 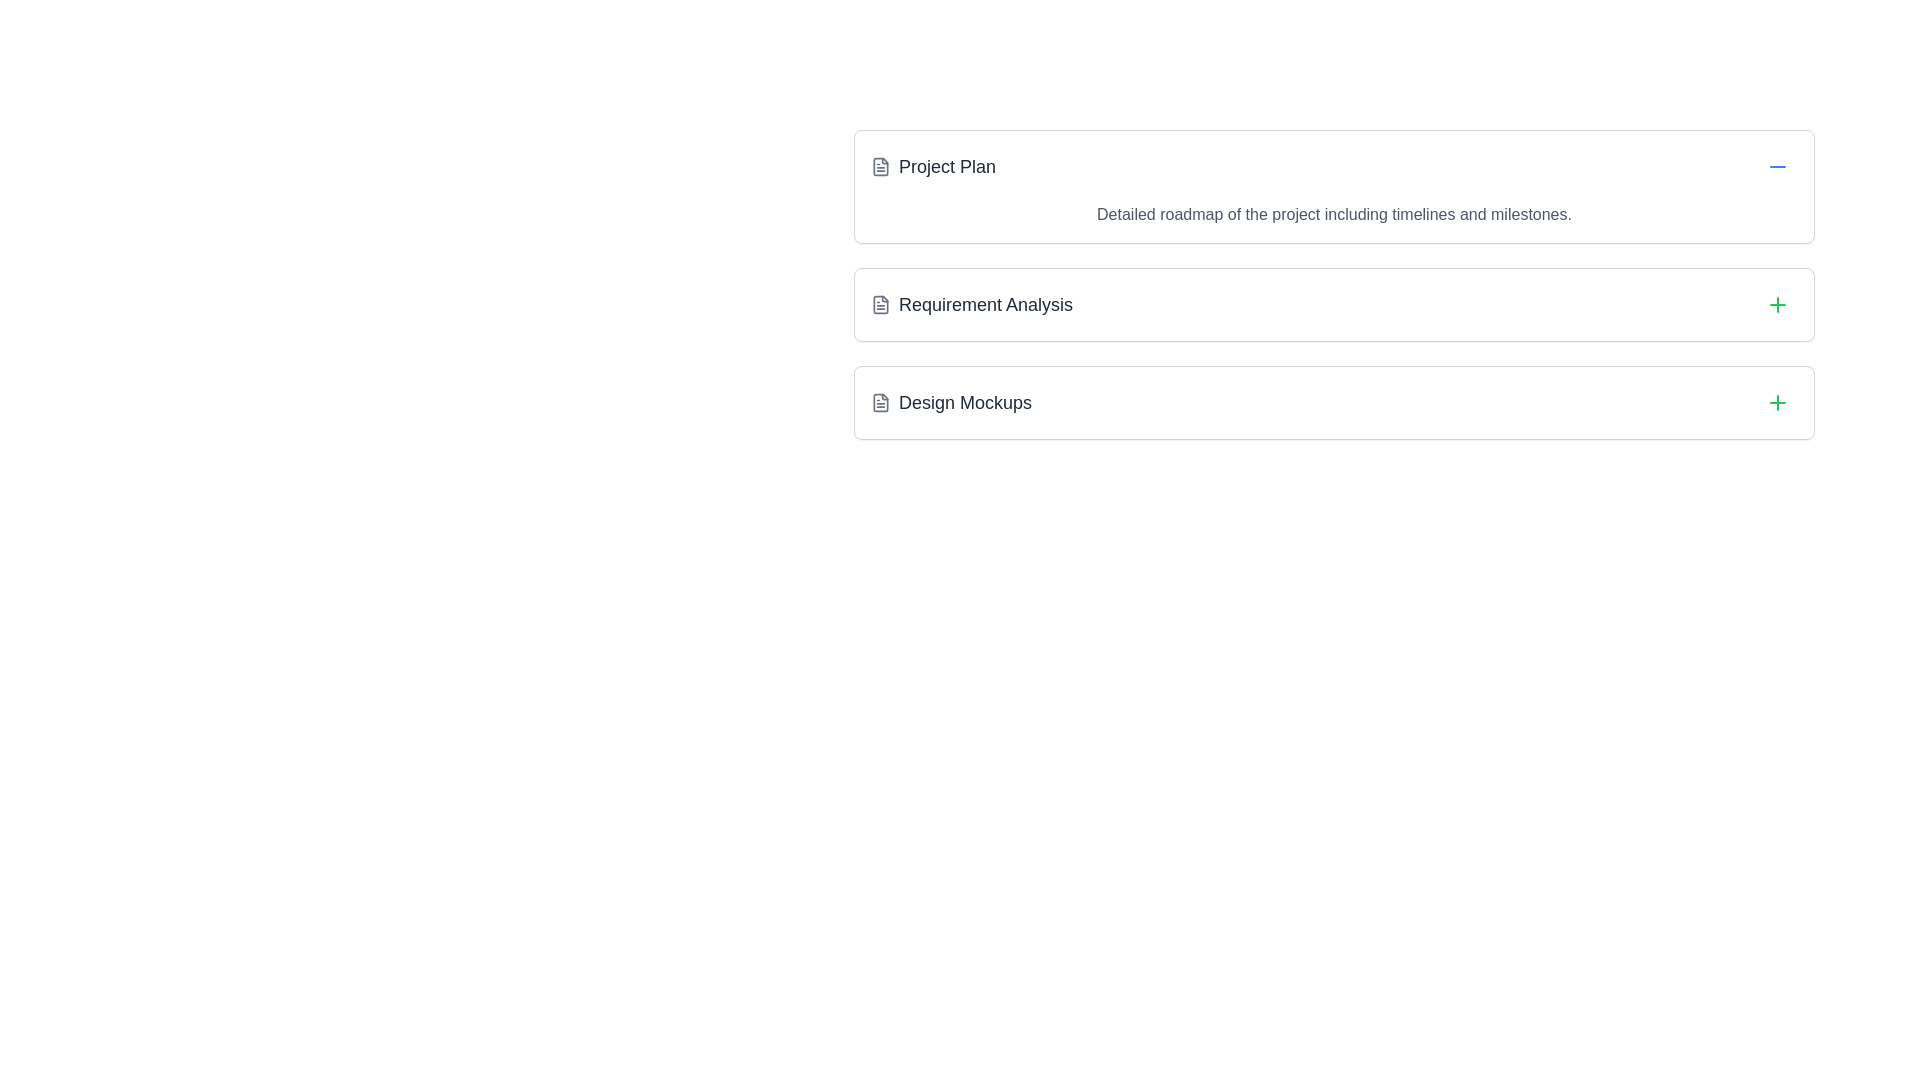 What do you see at coordinates (965, 402) in the screenshot?
I see `the 'Design Mockups' text label, which is the third entry in a vertical list, positioned below 'Project Plan' and 'Requirement Analysis', with an icon on its left and a green plus icon on its right` at bounding box center [965, 402].